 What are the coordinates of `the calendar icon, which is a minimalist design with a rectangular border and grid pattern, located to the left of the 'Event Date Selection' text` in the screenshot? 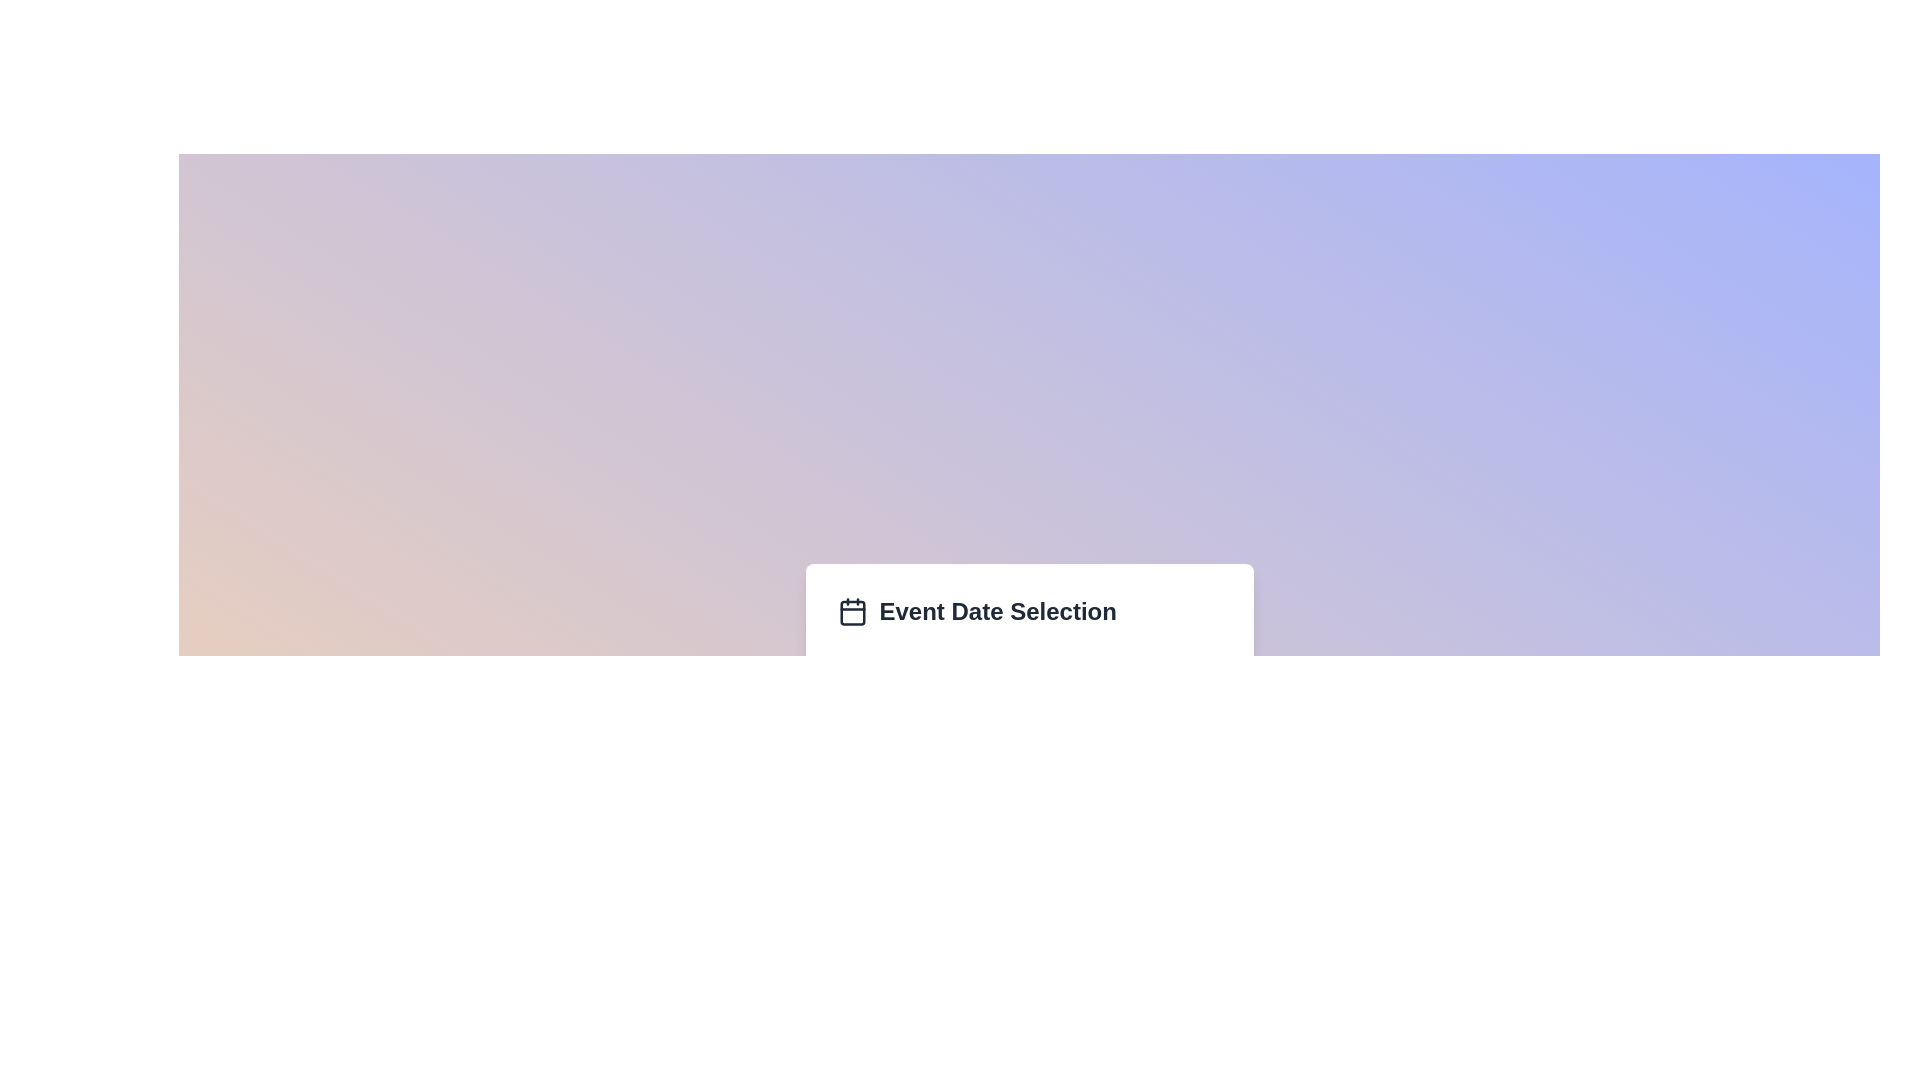 It's located at (852, 611).